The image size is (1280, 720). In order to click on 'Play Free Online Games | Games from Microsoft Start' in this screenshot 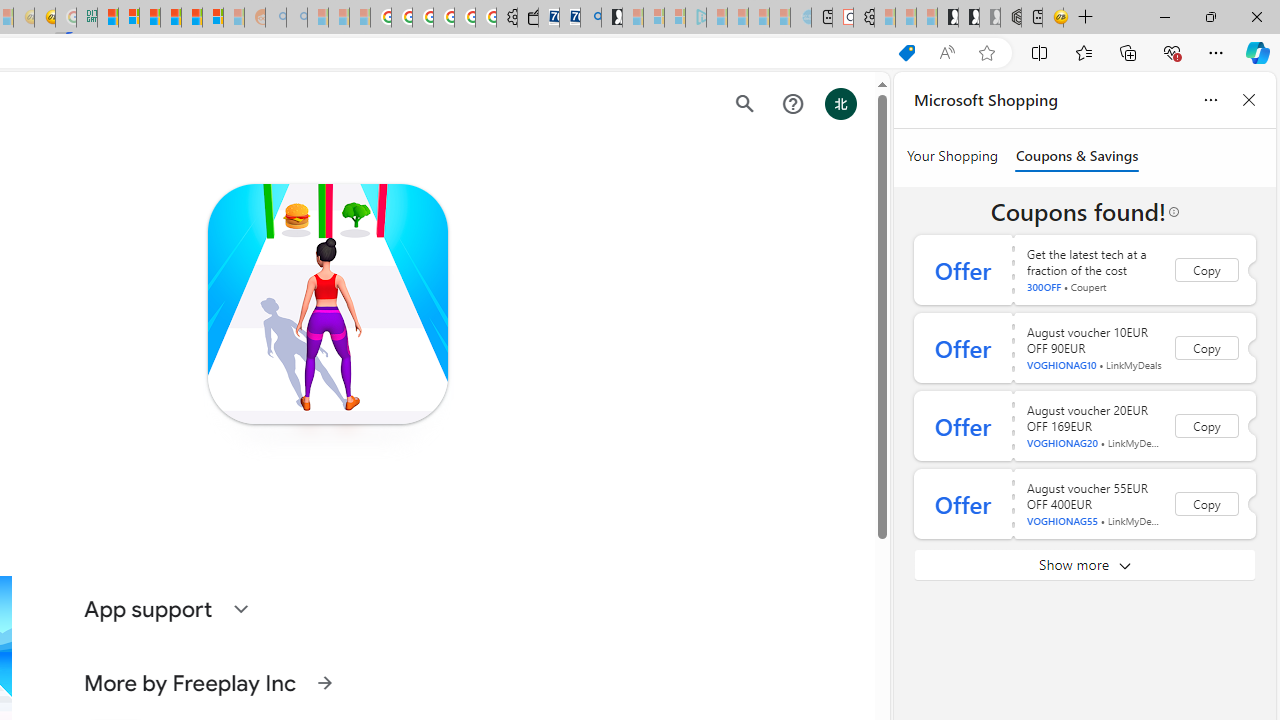, I will do `click(946, 17)`.